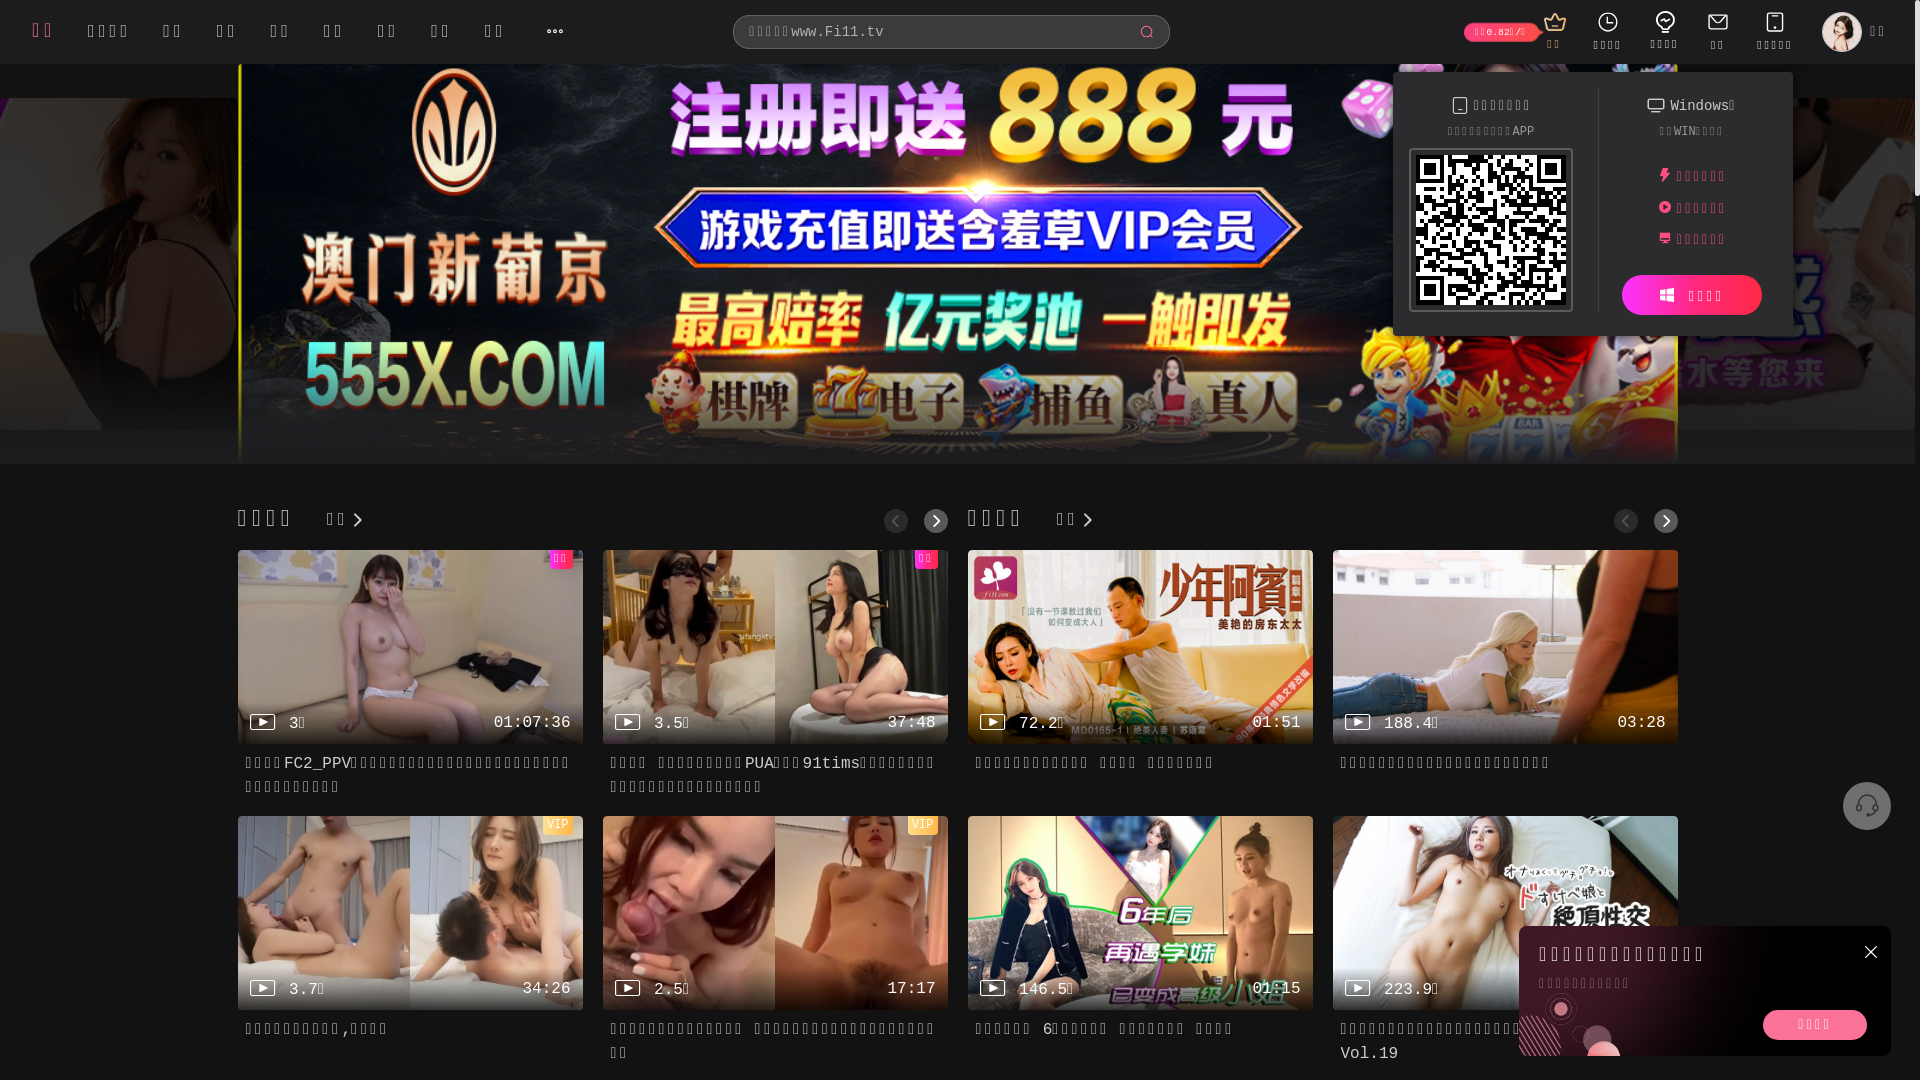 The height and width of the screenshot is (1080, 1920). What do you see at coordinates (1491, 233) in the screenshot?
I see `'https://op.xinxi56.com?id=49847223'` at bounding box center [1491, 233].